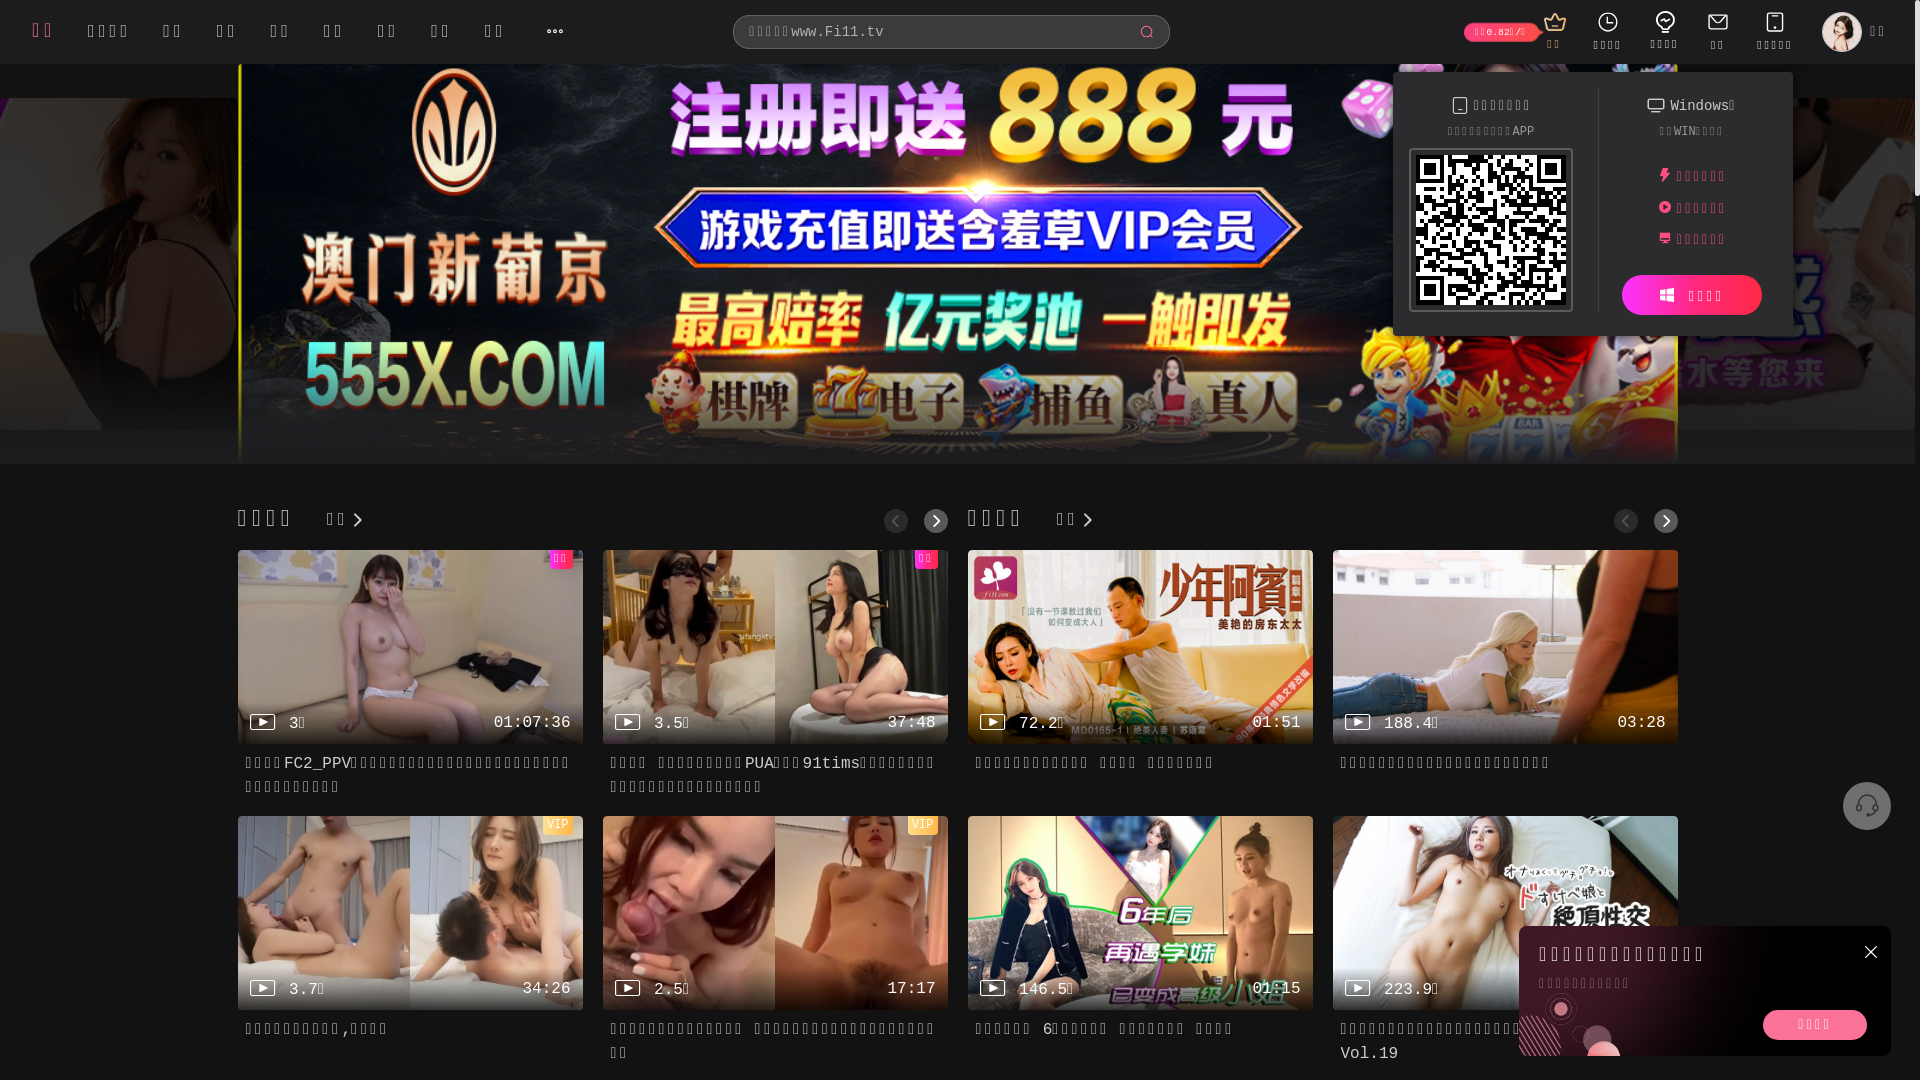 The height and width of the screenshot is (1080, 1920). What do you see at coordinates (1491, 233) in the screenshot?
I see `'https://op.xinxi56.com?id=49847223'` at bounding box center [1491, 233].